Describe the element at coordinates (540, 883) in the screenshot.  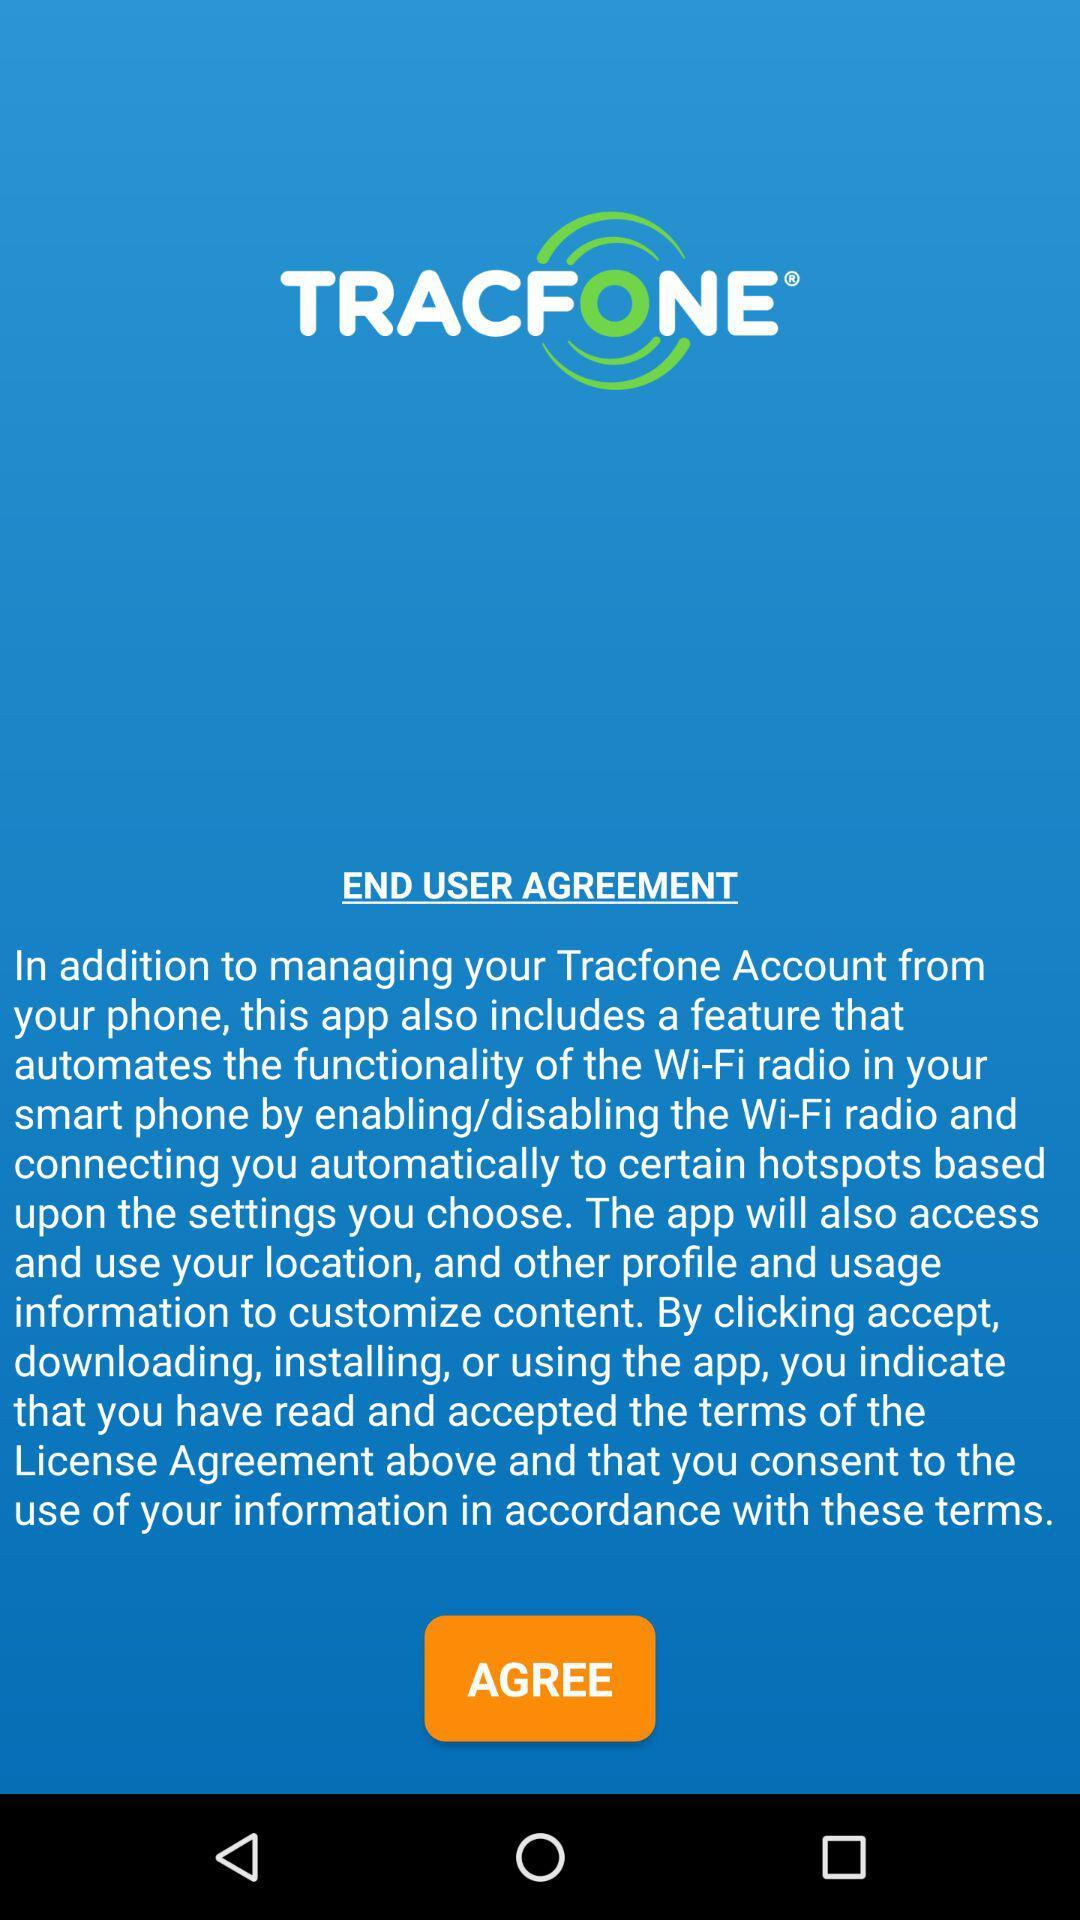
I see `the end user agreement item` at that location.